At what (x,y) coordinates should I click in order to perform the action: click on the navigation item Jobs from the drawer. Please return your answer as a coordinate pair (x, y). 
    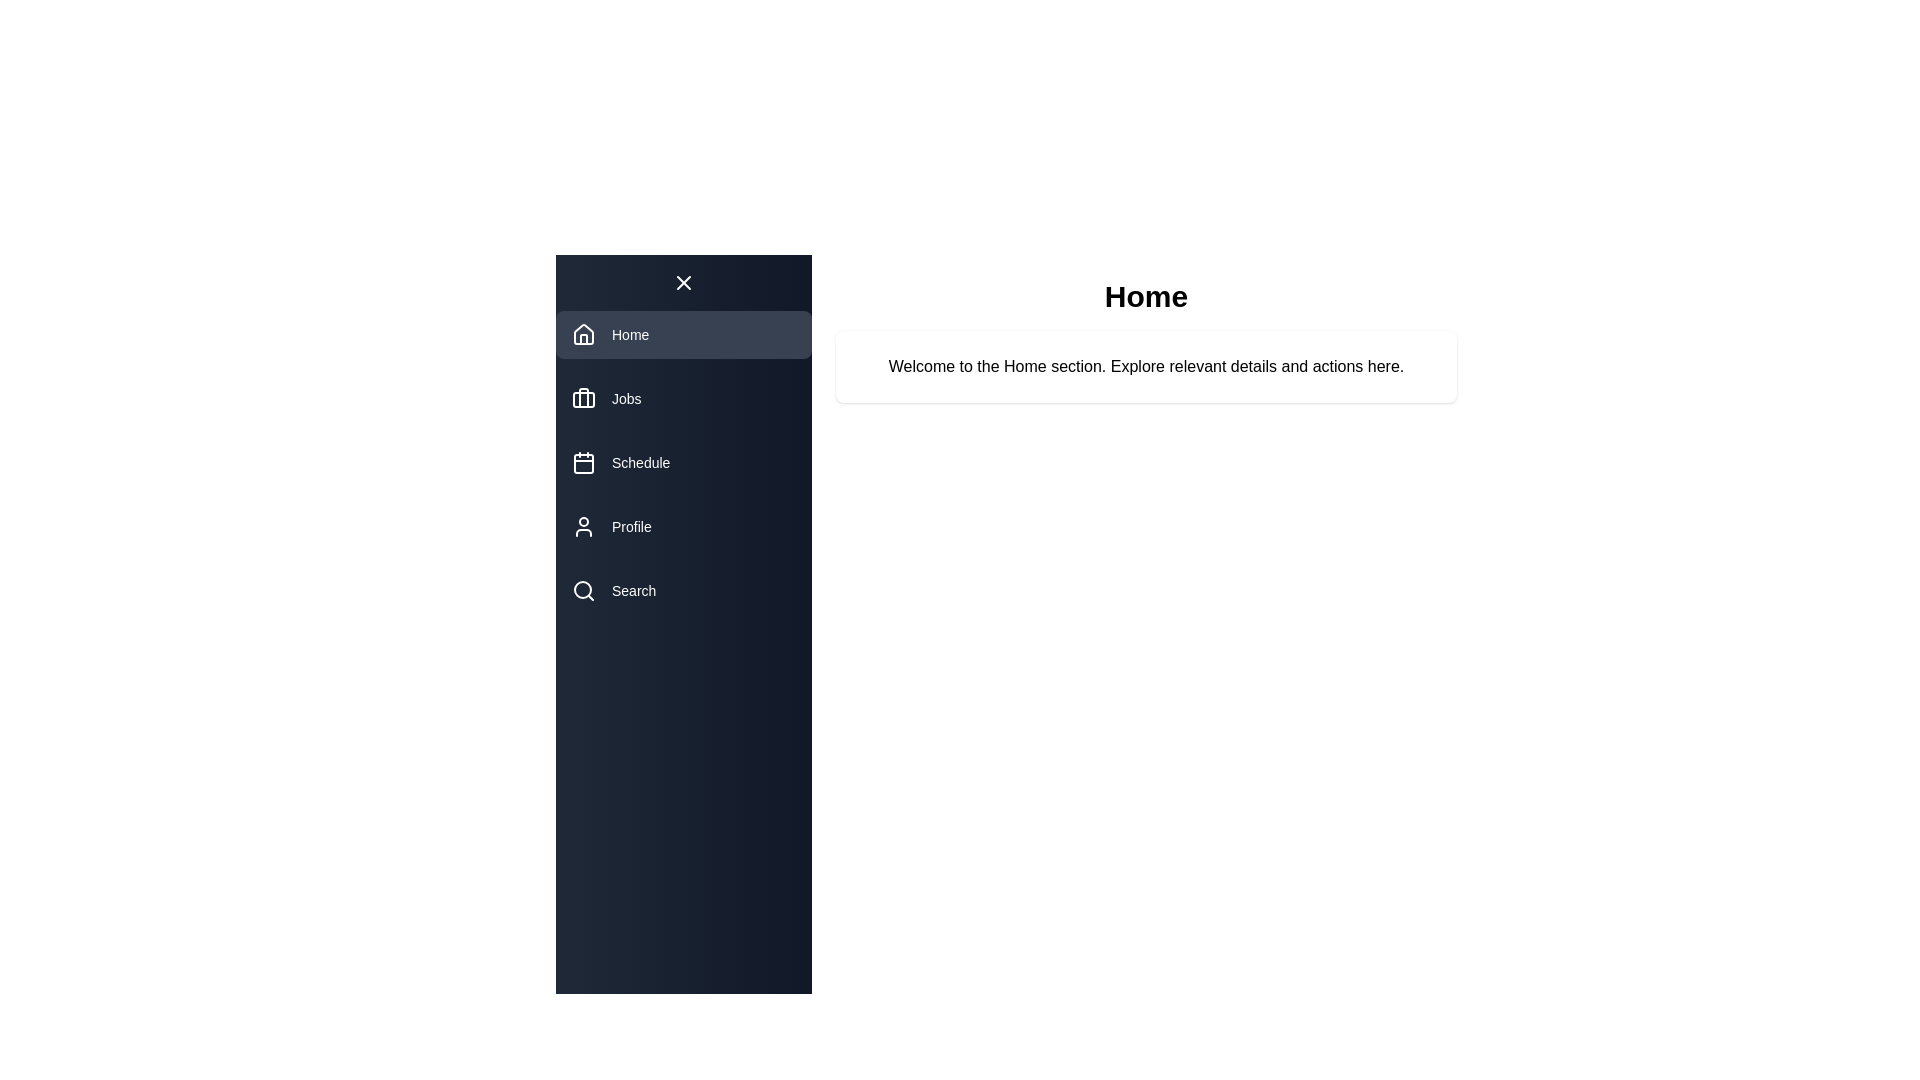
    Looking at the image, I should click on (684, 398).